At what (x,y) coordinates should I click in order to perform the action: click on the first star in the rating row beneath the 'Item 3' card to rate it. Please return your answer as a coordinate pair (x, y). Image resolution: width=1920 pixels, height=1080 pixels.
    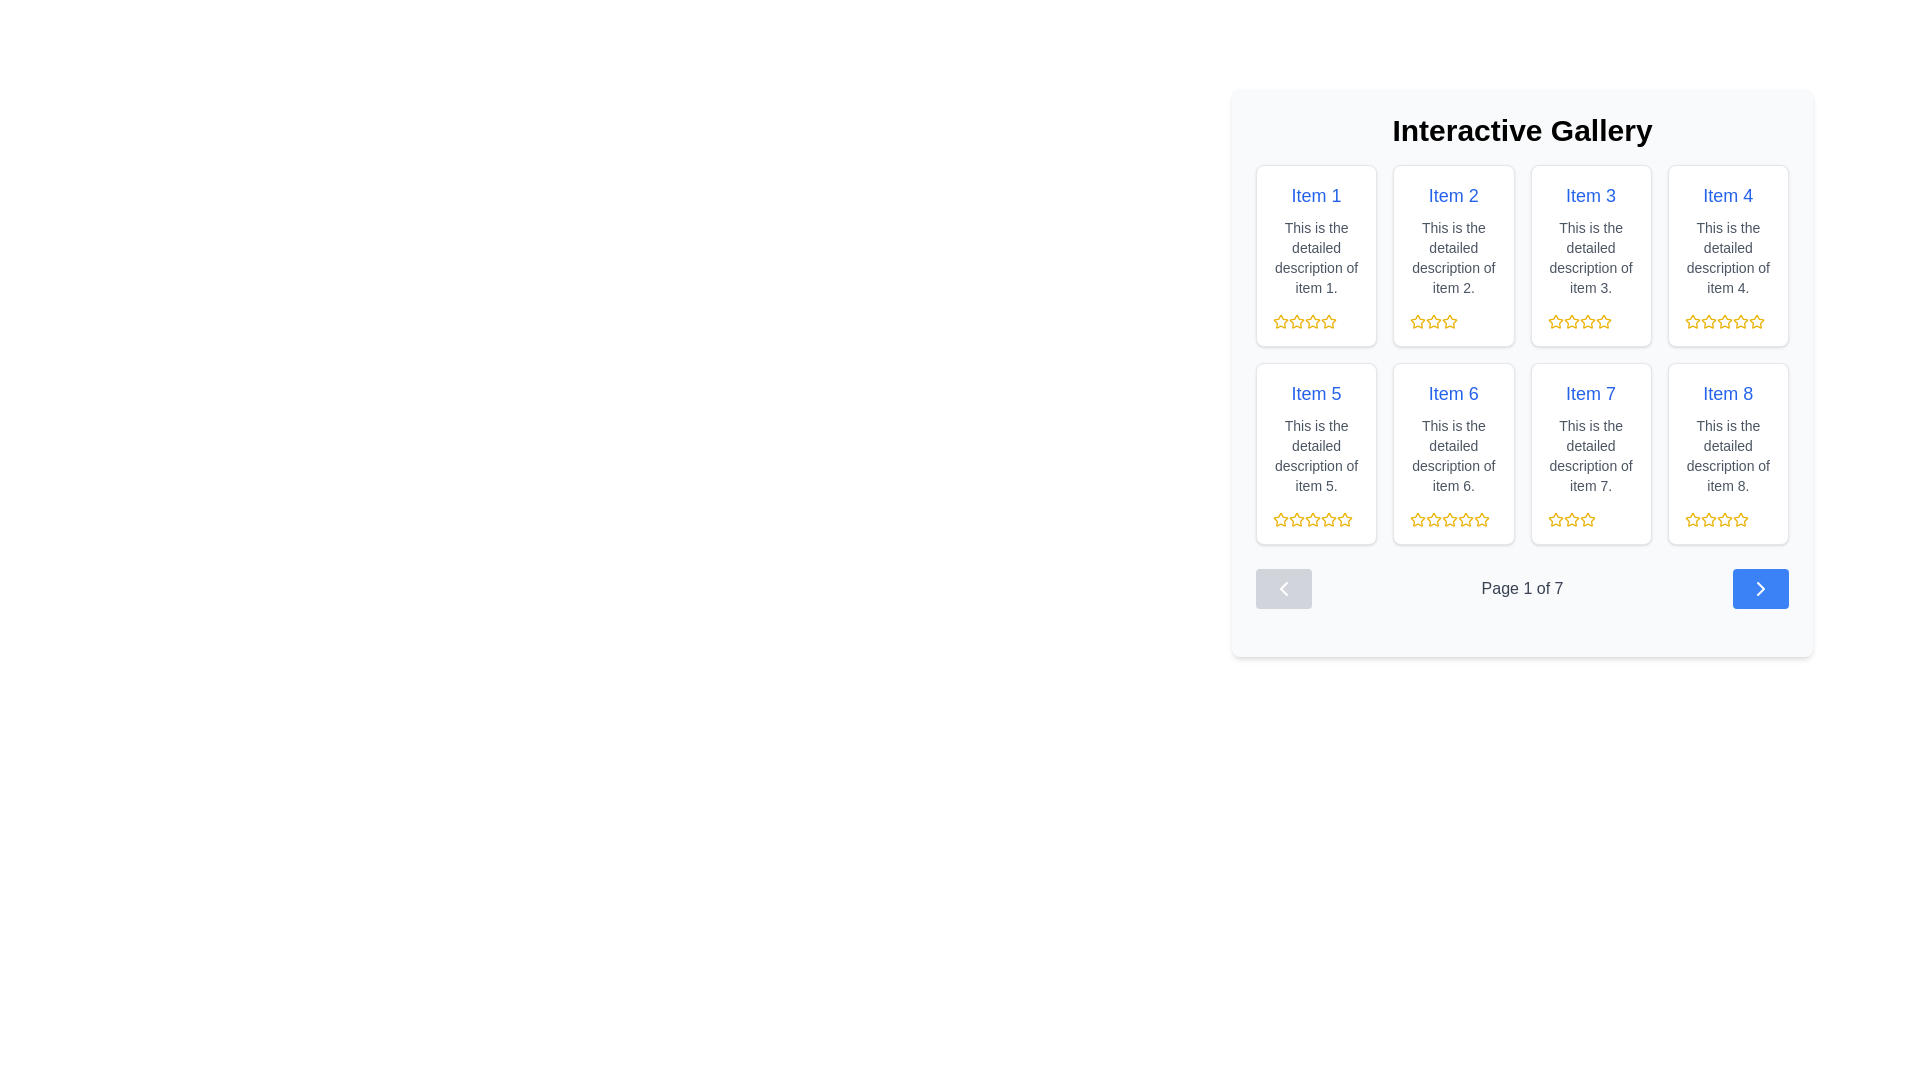
    Looking at the image, I should click on (1554, 320).